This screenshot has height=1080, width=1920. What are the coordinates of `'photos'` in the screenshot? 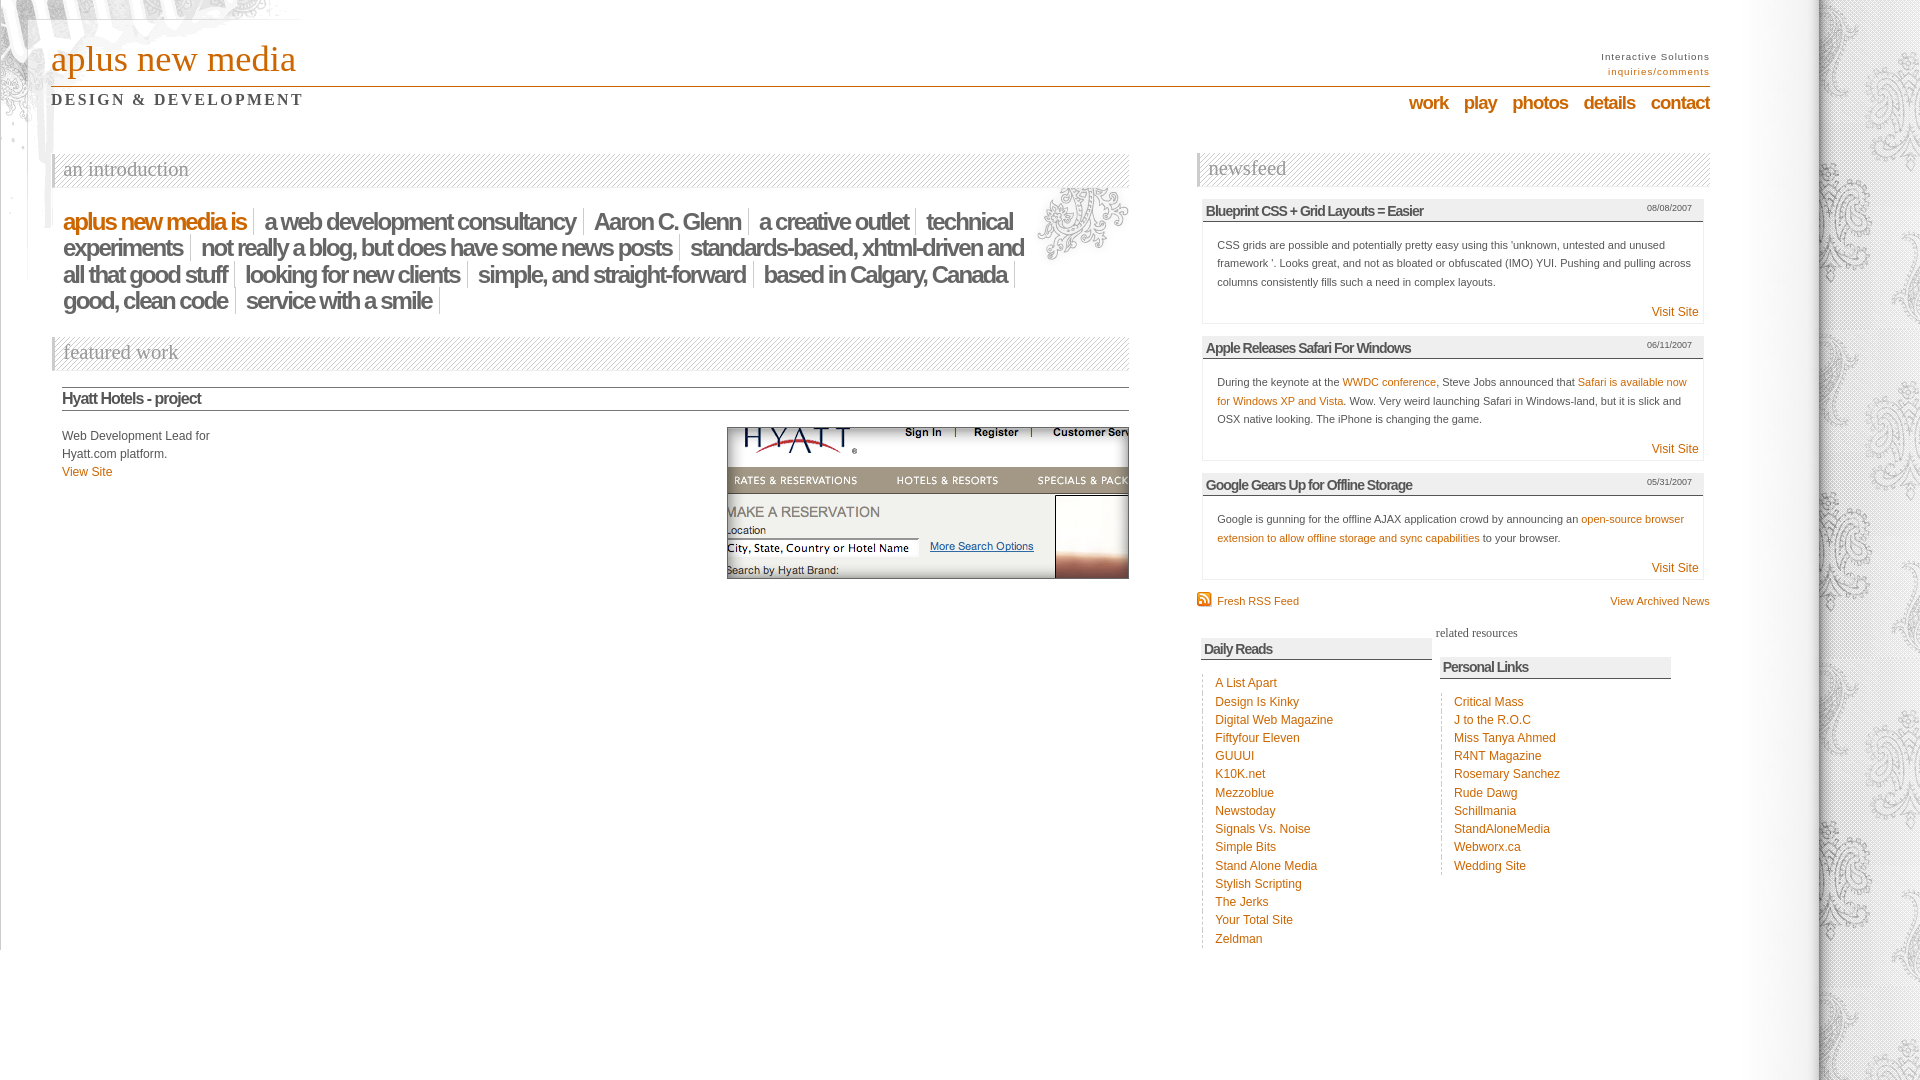 It's located at (1512, 102).